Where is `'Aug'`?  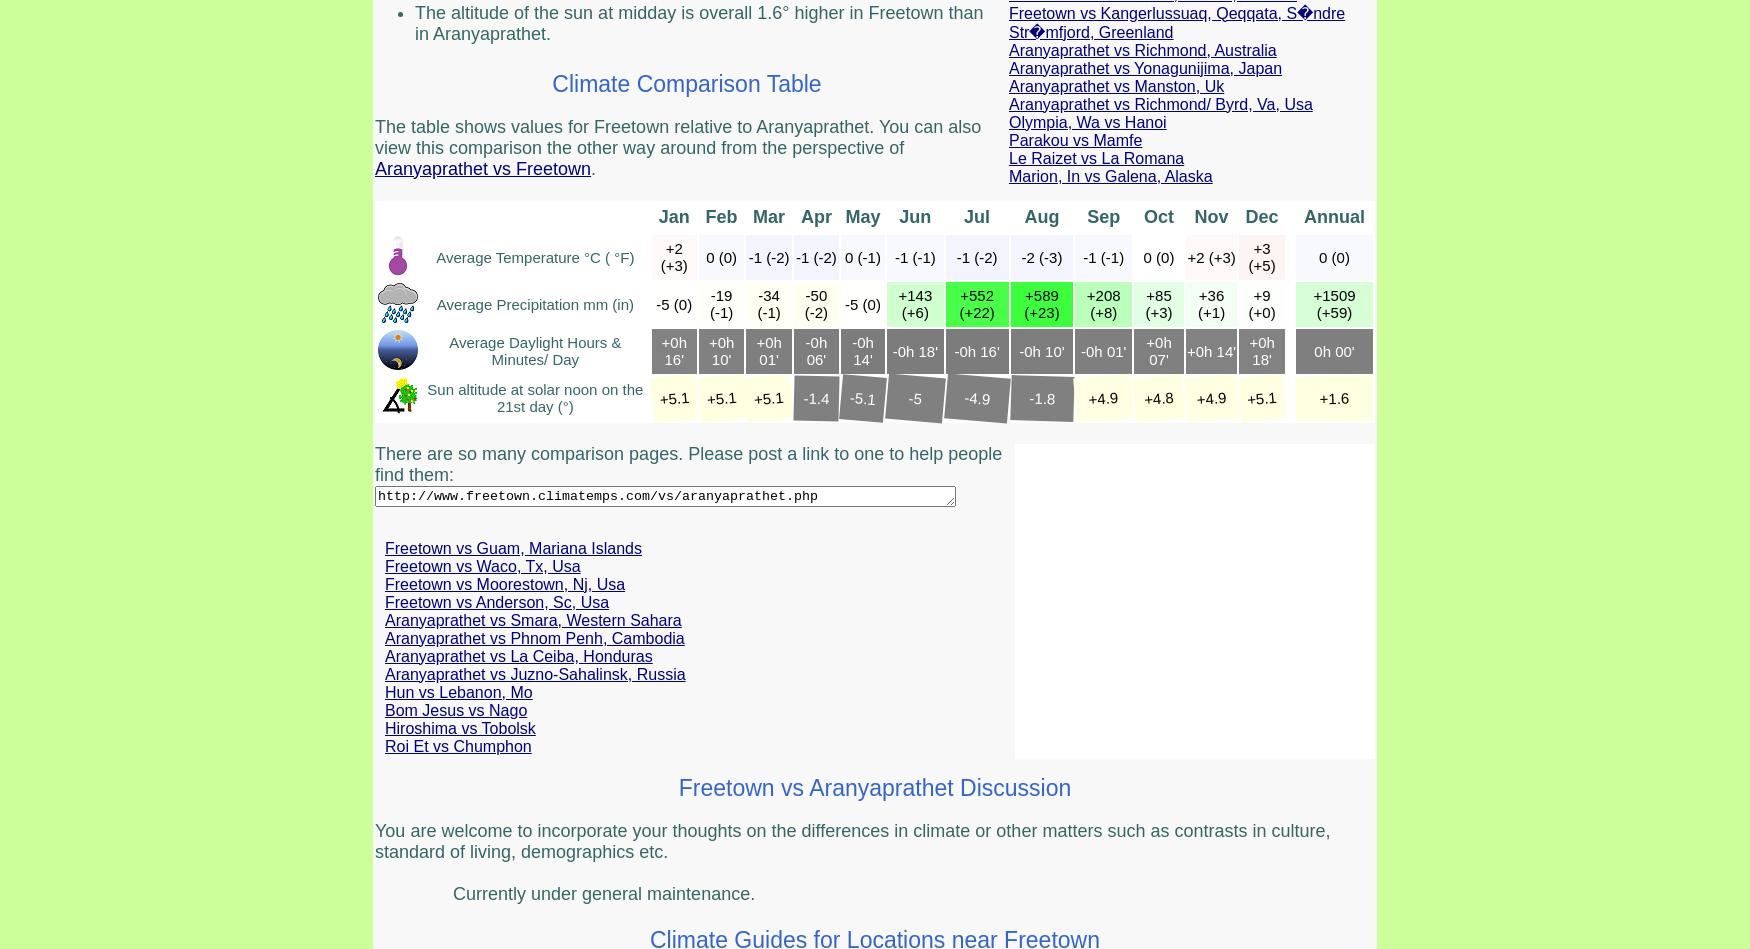 'Aug' is located at coordinates (1040, 216).